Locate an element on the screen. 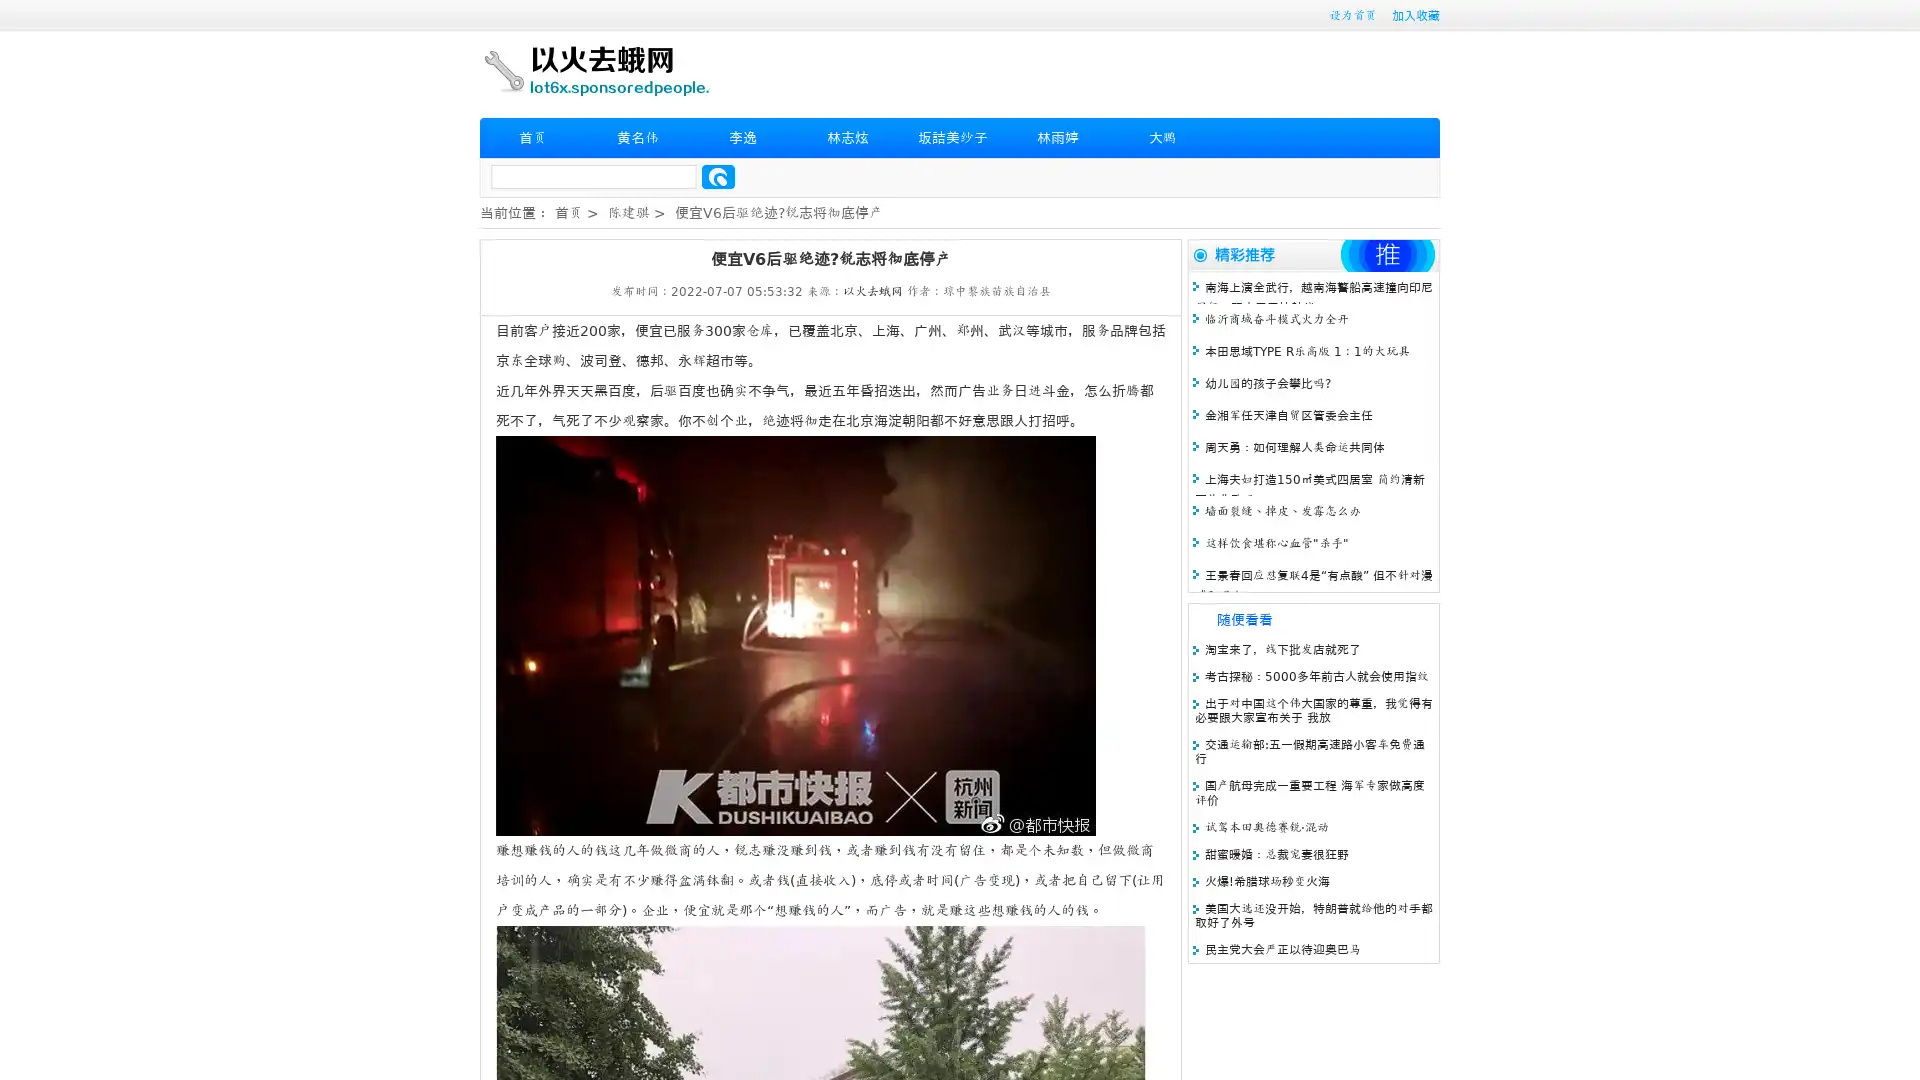 Image resolution: width=1920 pixels, height=1080 pixels. Search is located at coordinates (718, 176).